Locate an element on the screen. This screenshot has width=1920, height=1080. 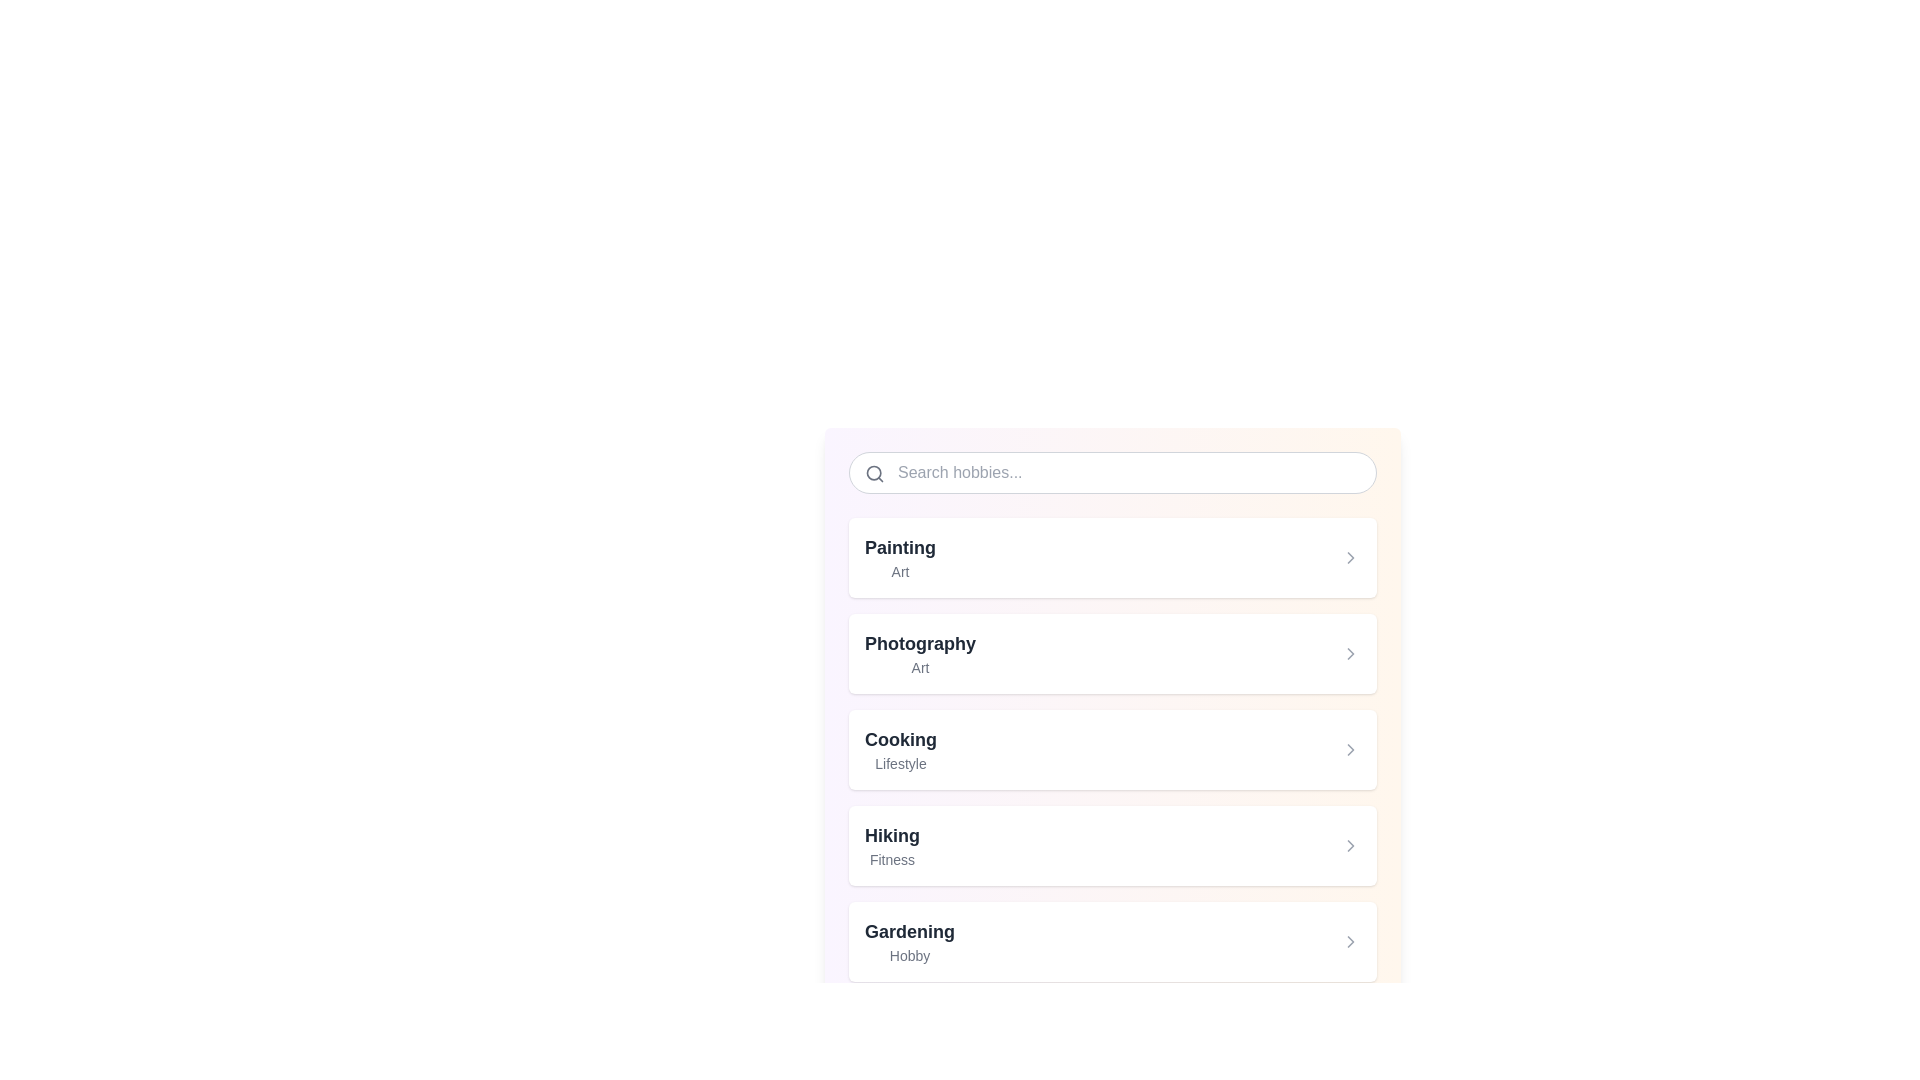
the search icon located at the top-left corner of the text box with the placeholder 'Search hobbies...' is located at coordinates (874, 474).